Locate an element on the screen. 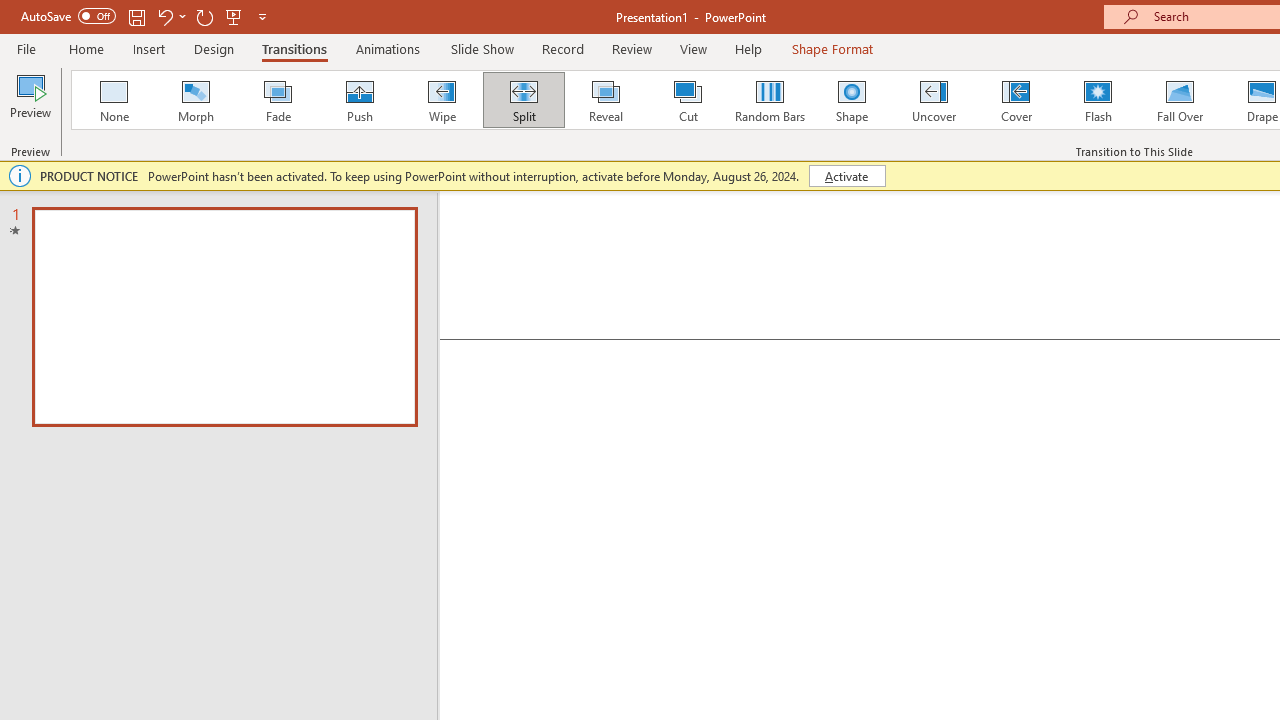 Image resolution: width=1280 pixels, height=720 pixels. 'Reveal' is located at coordinates (604, 100).